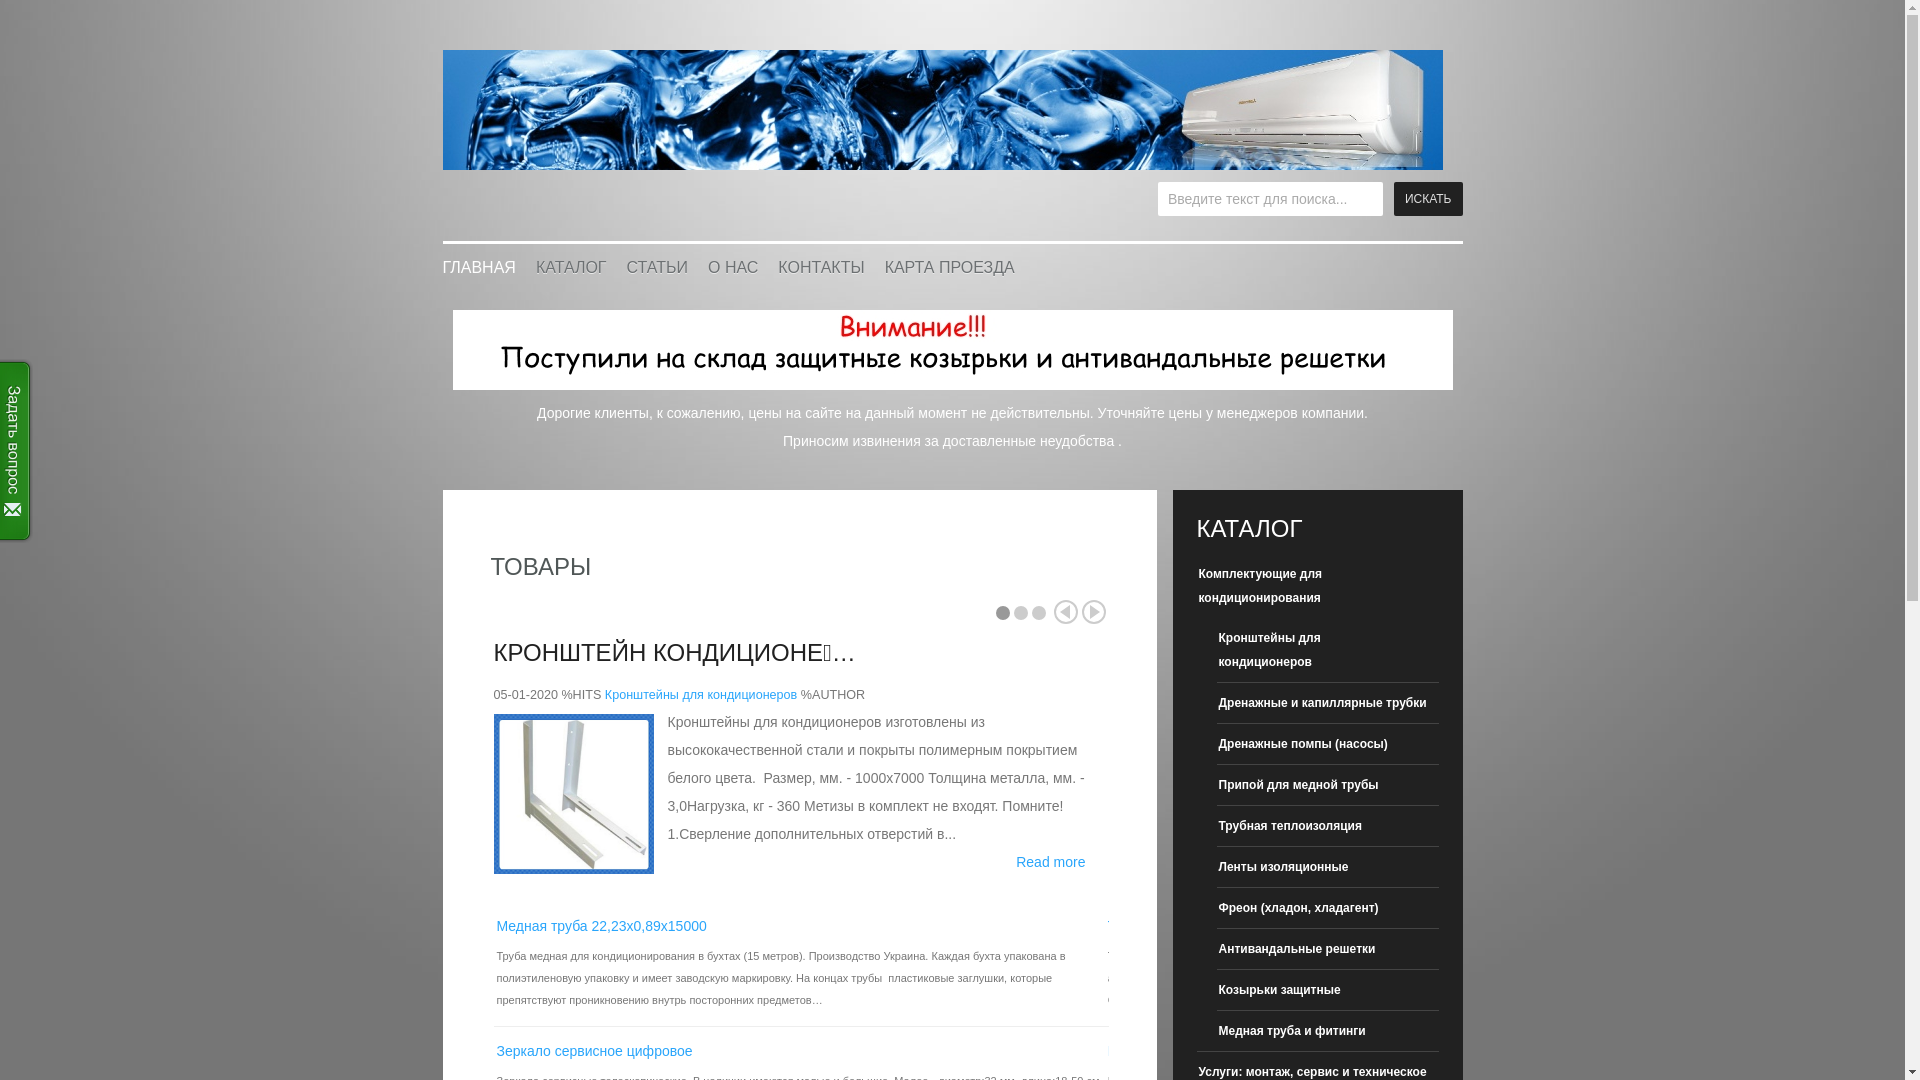 Image resolution: width=1920 pixels, height=1080 pixels. Describe the element at coordinates (1038, 612) in the screenshot. I see `'3'` at that location.